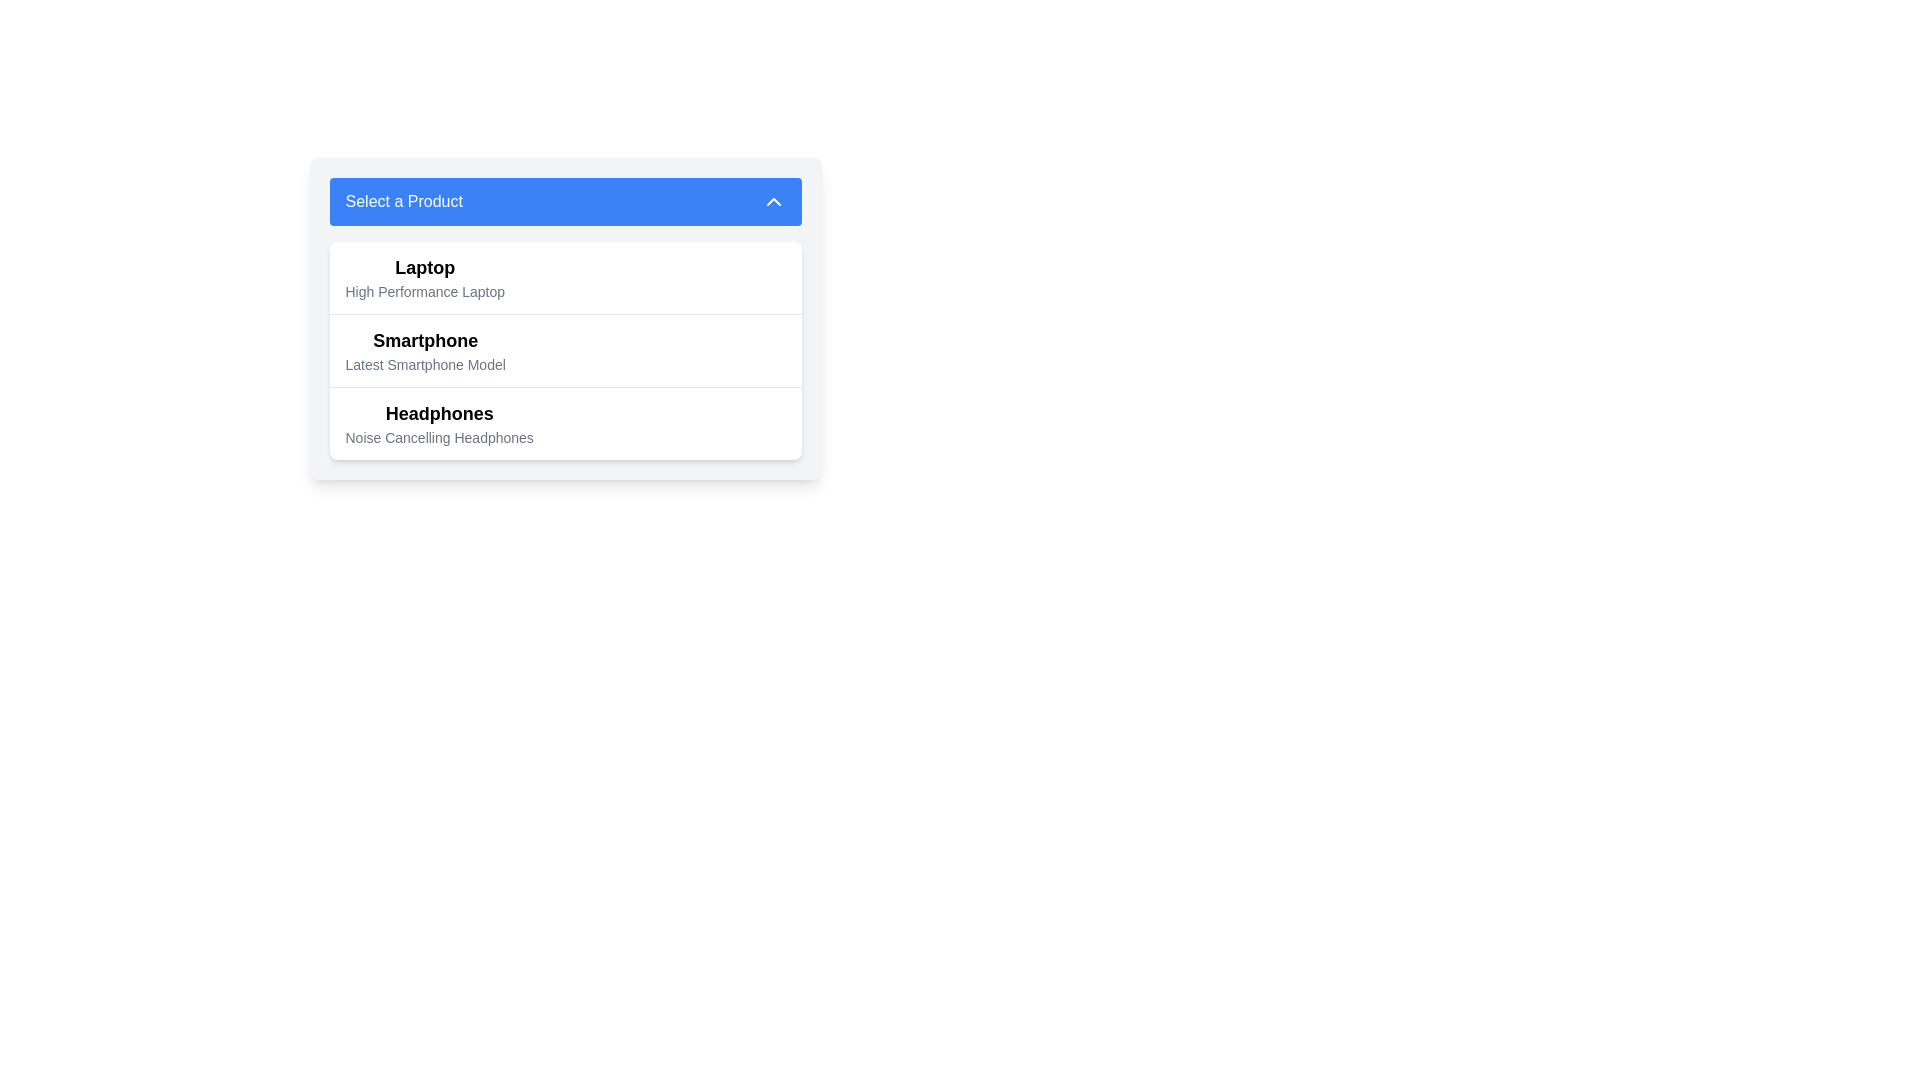 Image resolution: width=1920 pixels, height=1080 pixels. What do you see at coordinates (438, 423) in the screenshot?
I see `the text block labeled 'Headphones' which is the third item in the dropdown menu` at bounding box center [438, 423].